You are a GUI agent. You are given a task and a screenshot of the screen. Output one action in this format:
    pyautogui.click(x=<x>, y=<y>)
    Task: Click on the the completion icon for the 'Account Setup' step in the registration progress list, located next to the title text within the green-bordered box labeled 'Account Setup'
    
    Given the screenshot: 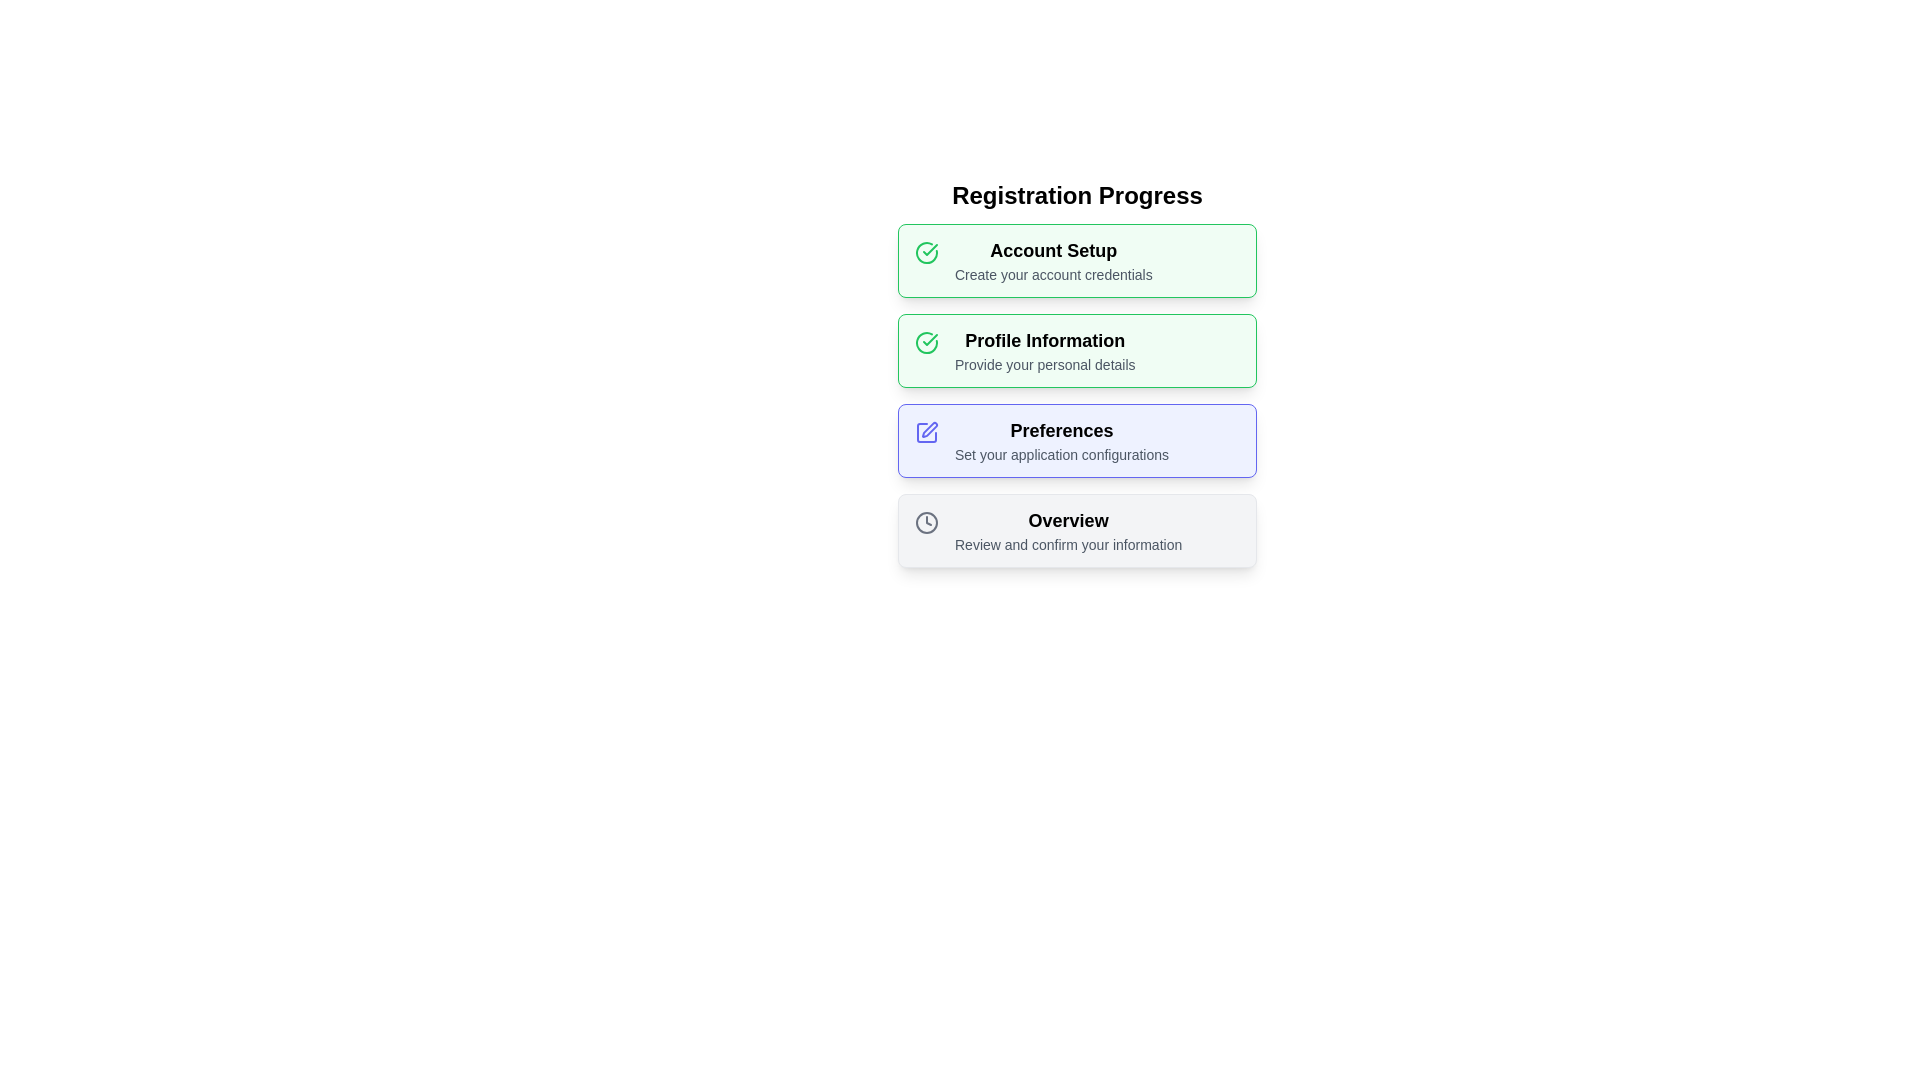 What is the action you would take?
    pyautogui.click(x=929, y=338)
    